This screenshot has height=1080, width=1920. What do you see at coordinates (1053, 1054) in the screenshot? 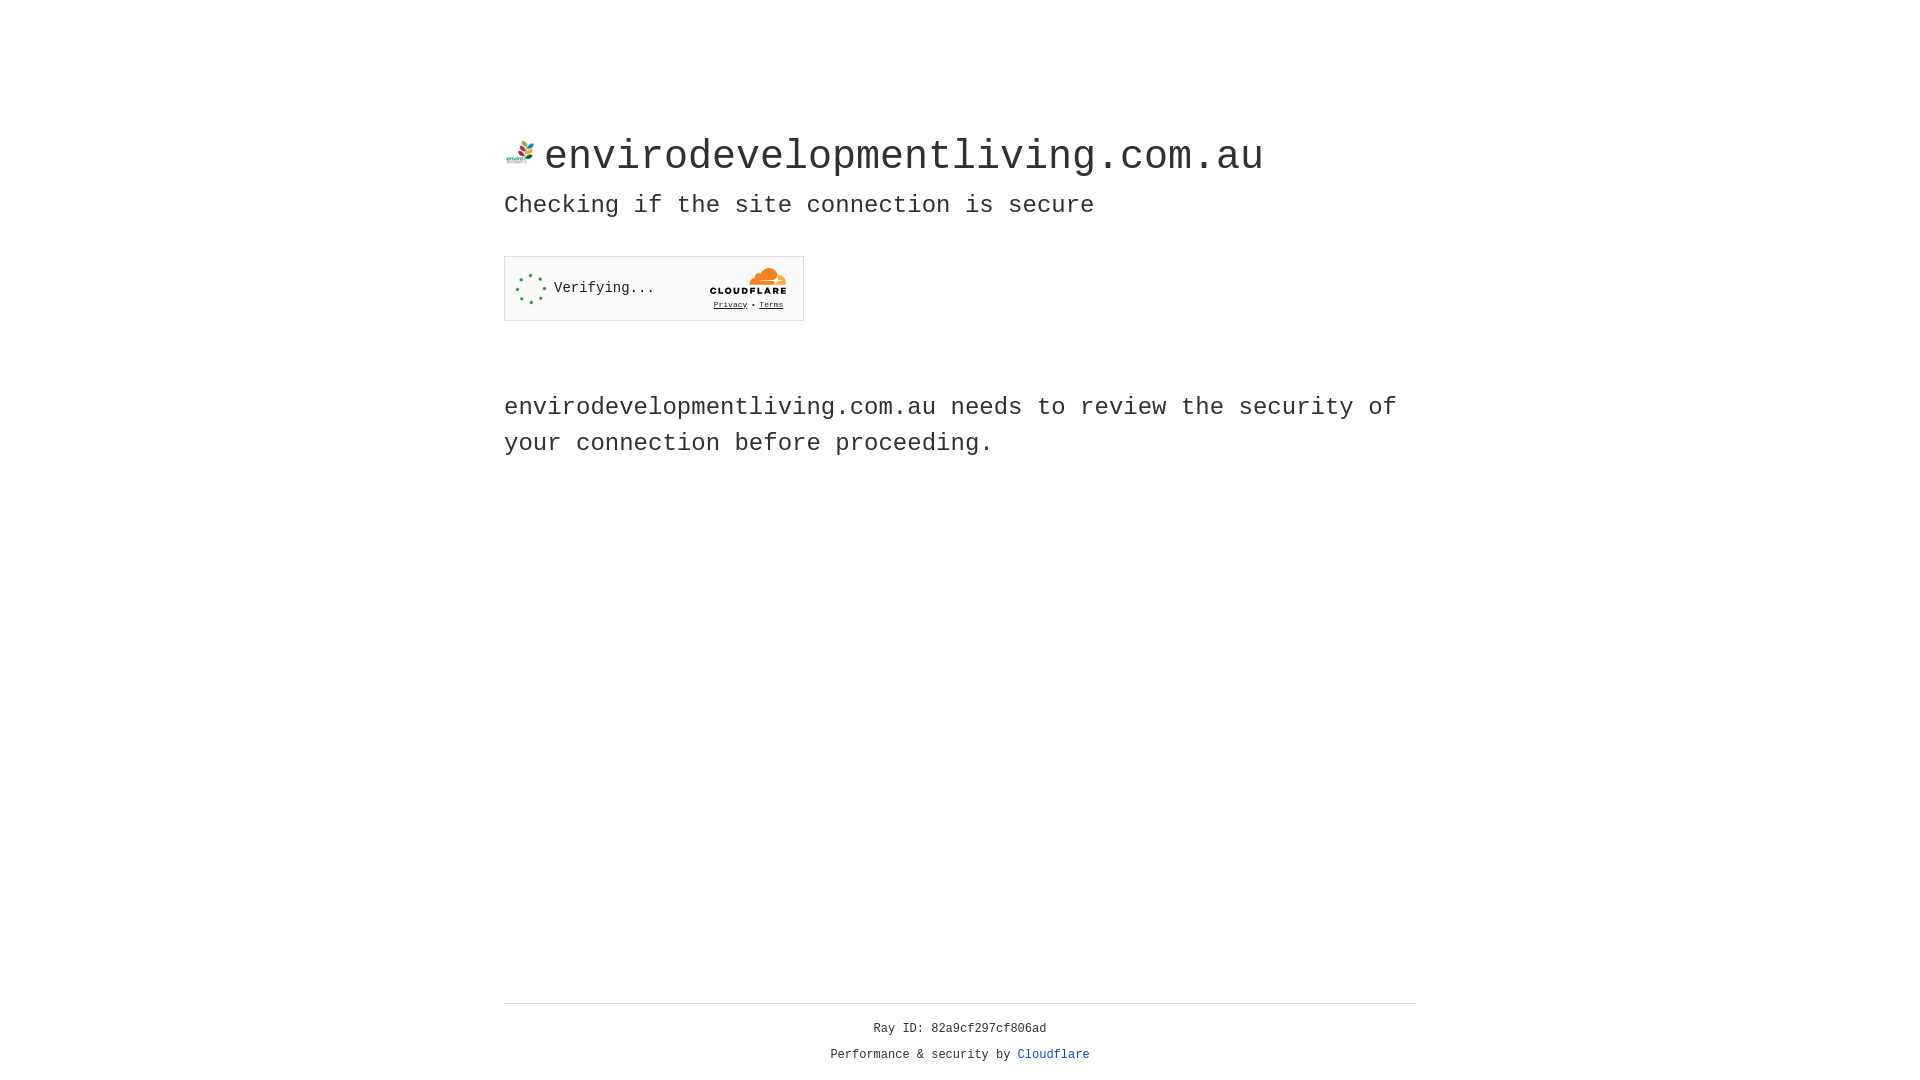
I see `'Cloudflare'` at bounding box center [1053, 1054].